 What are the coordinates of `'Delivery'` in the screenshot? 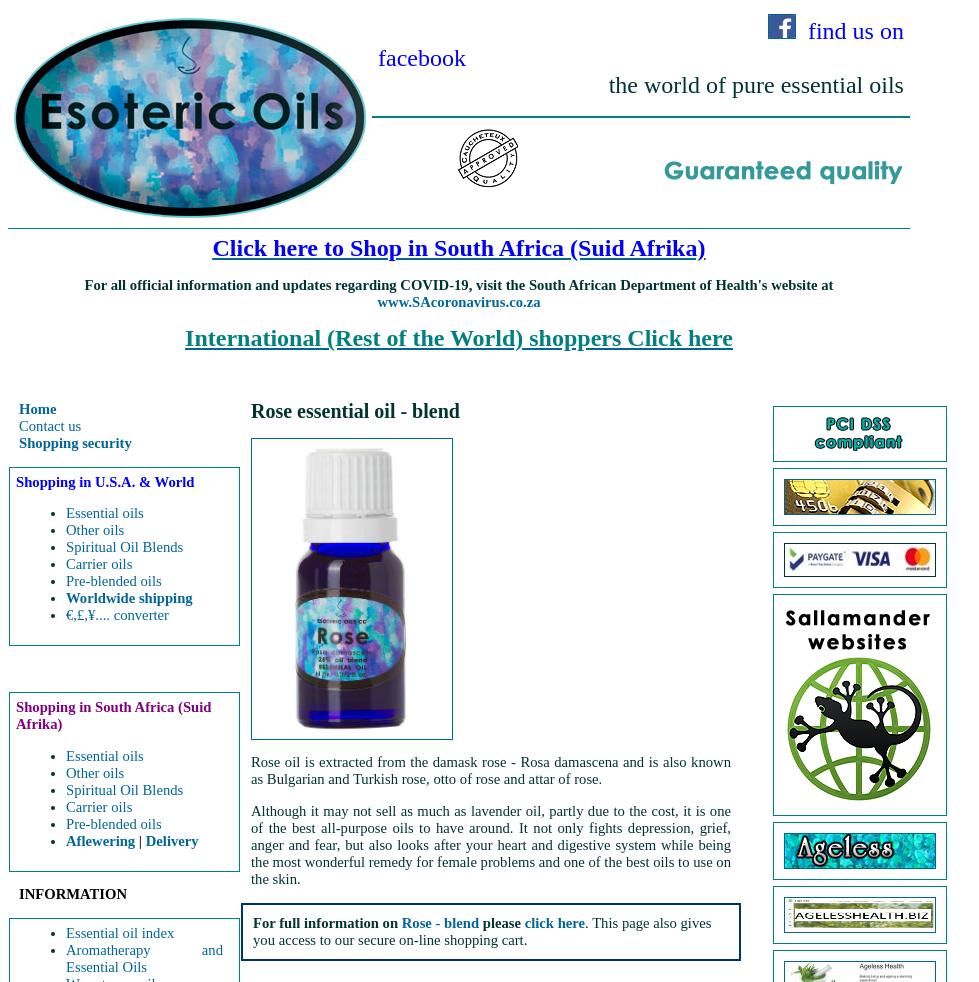 It's located at (171, 840).